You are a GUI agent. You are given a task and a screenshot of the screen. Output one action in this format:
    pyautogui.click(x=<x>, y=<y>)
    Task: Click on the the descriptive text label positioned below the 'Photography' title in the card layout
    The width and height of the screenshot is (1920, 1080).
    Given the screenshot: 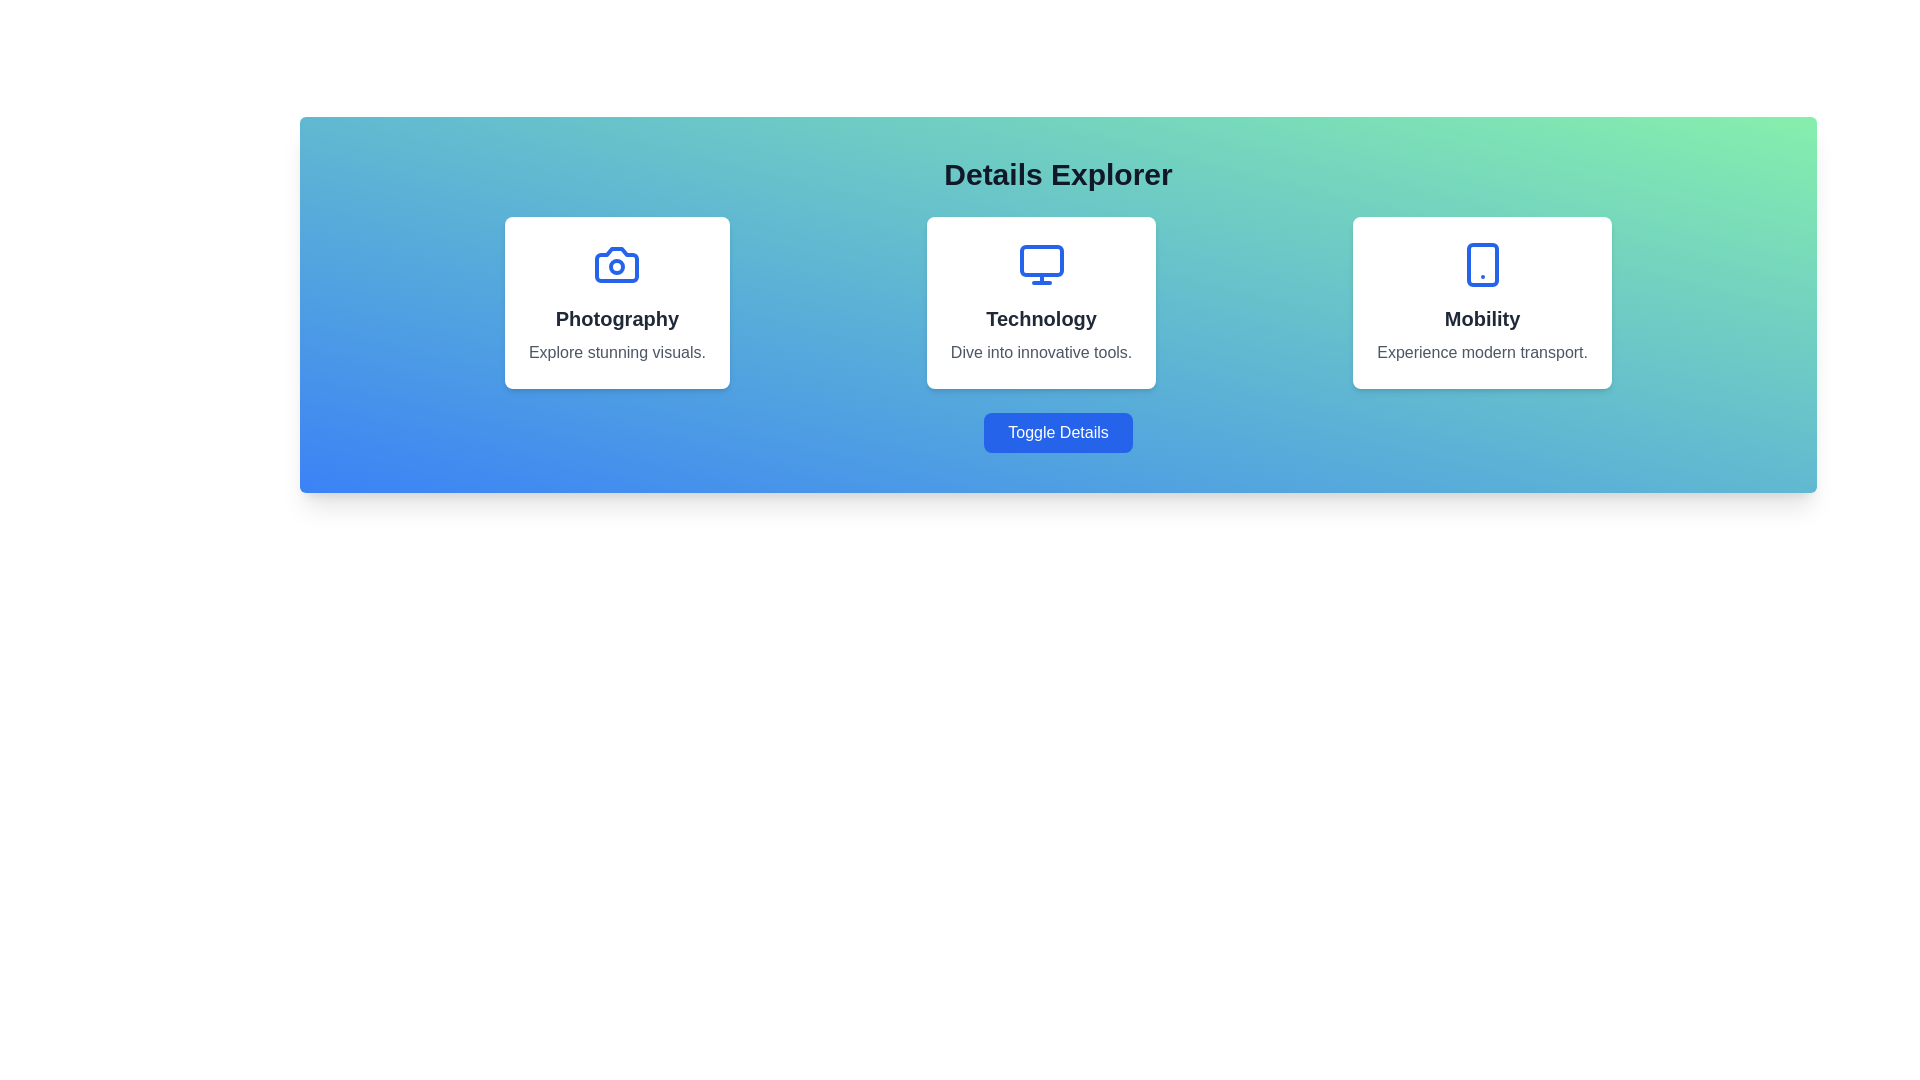 What is the action you would take?
    pyautogui.click(x=616, y=352)
    